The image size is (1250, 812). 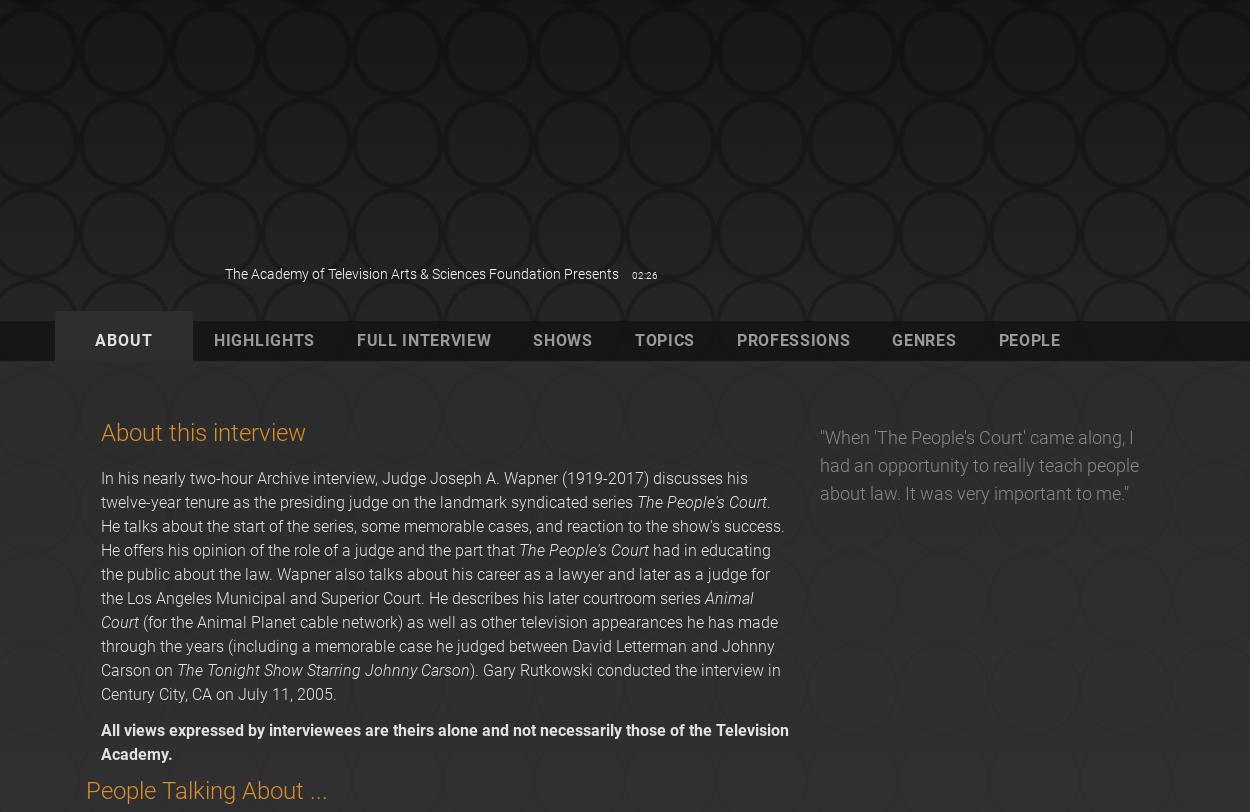 I want to click on 'Professions', so click(x=735, y=339).